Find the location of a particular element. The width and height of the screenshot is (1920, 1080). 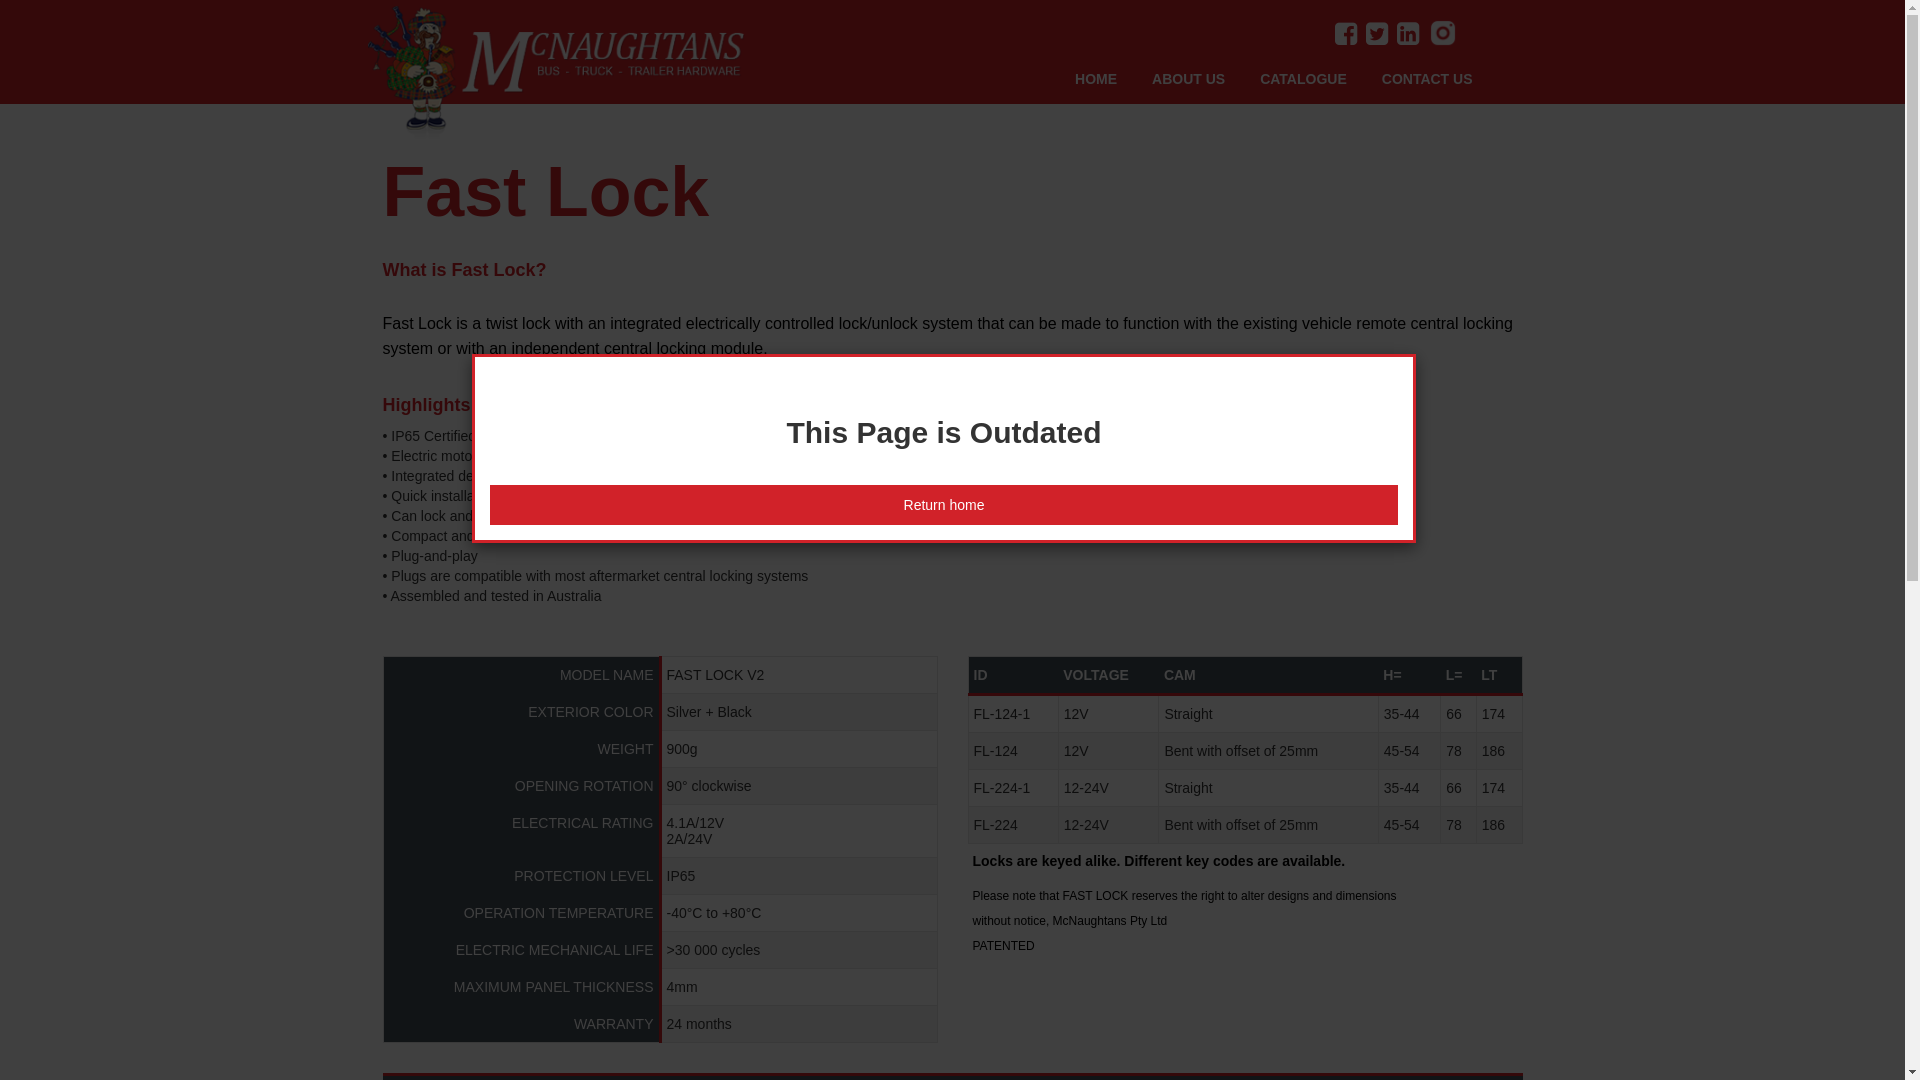

'CONTACT US' is located at coordinates (1444, 77).